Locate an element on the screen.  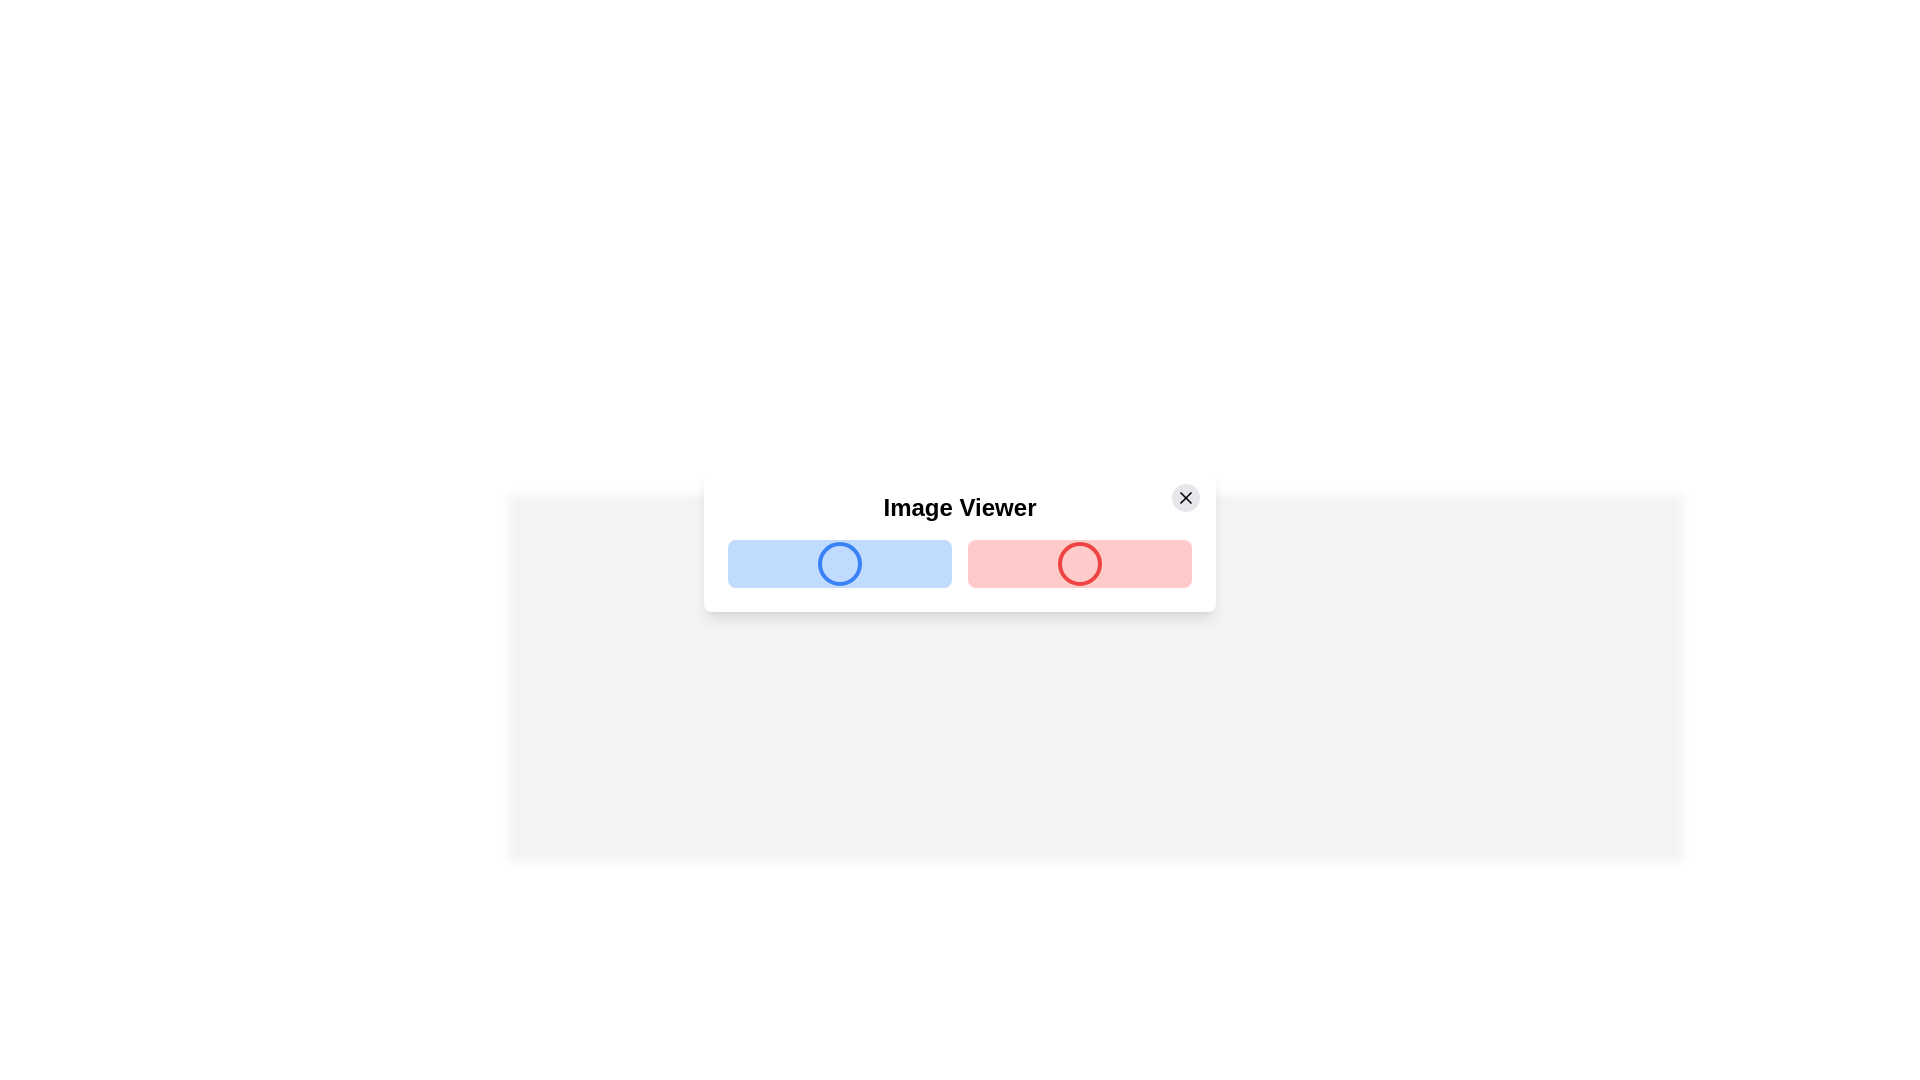
the close button represented by a small square icon with an 'X' symbol, located in the top-right corner of the 'Image Viewer' dialog is located at coordinates (1185, 496).